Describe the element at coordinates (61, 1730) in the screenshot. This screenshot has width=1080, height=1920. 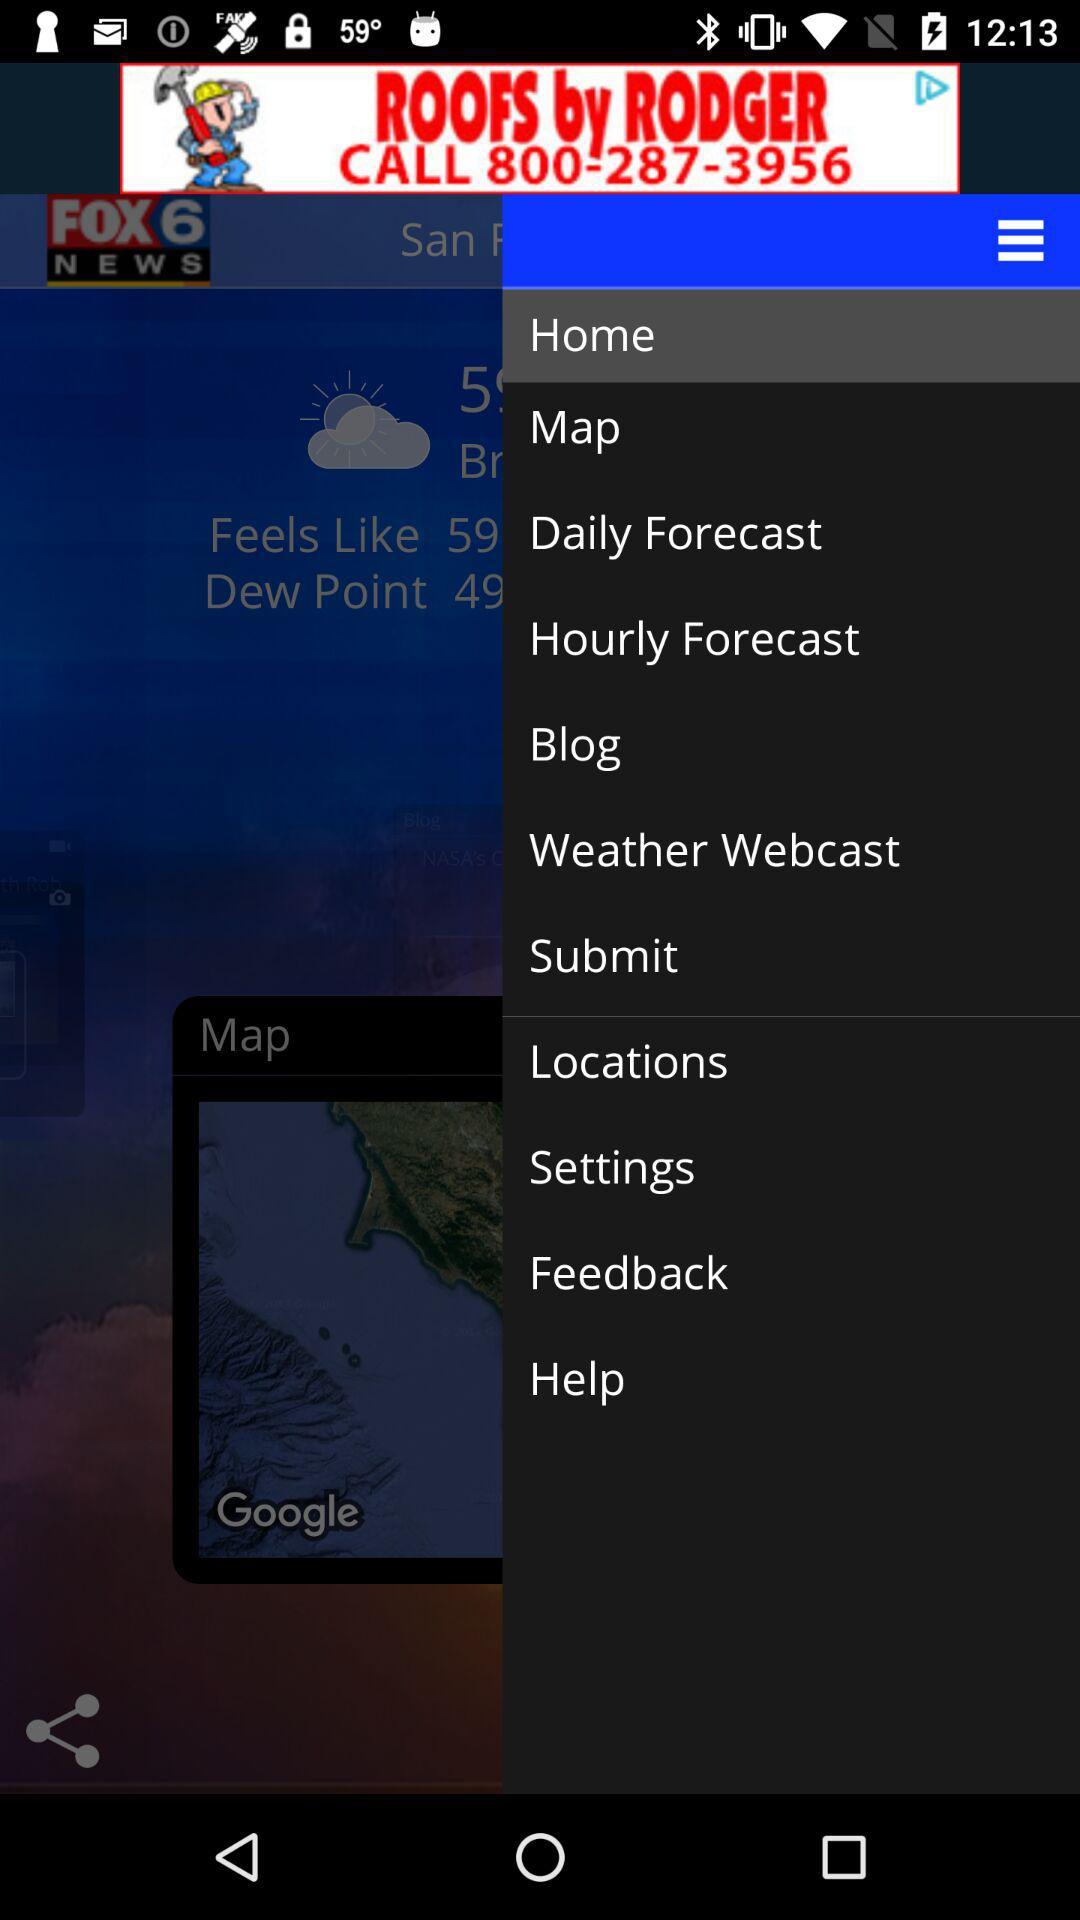
I see `the share icon` at that location.